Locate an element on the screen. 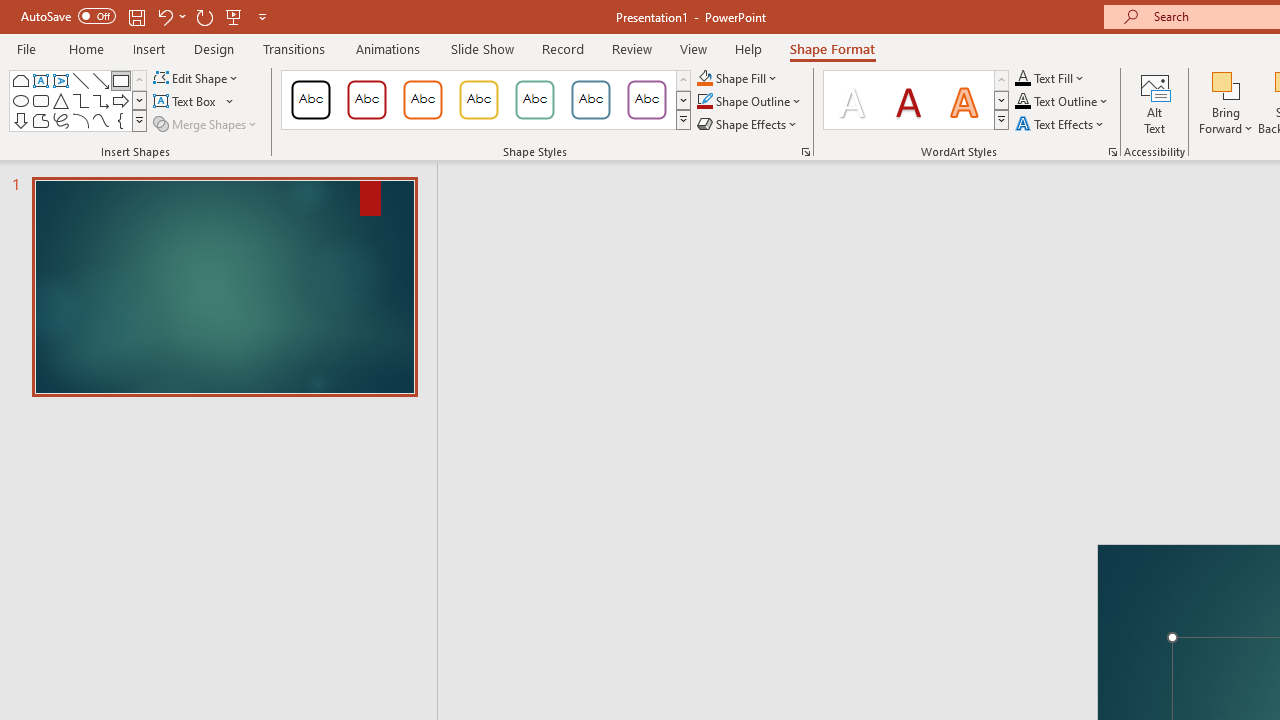 This screenshot has width=1280, height=720. 'Left Brace' is located at coordinates (119, 120).